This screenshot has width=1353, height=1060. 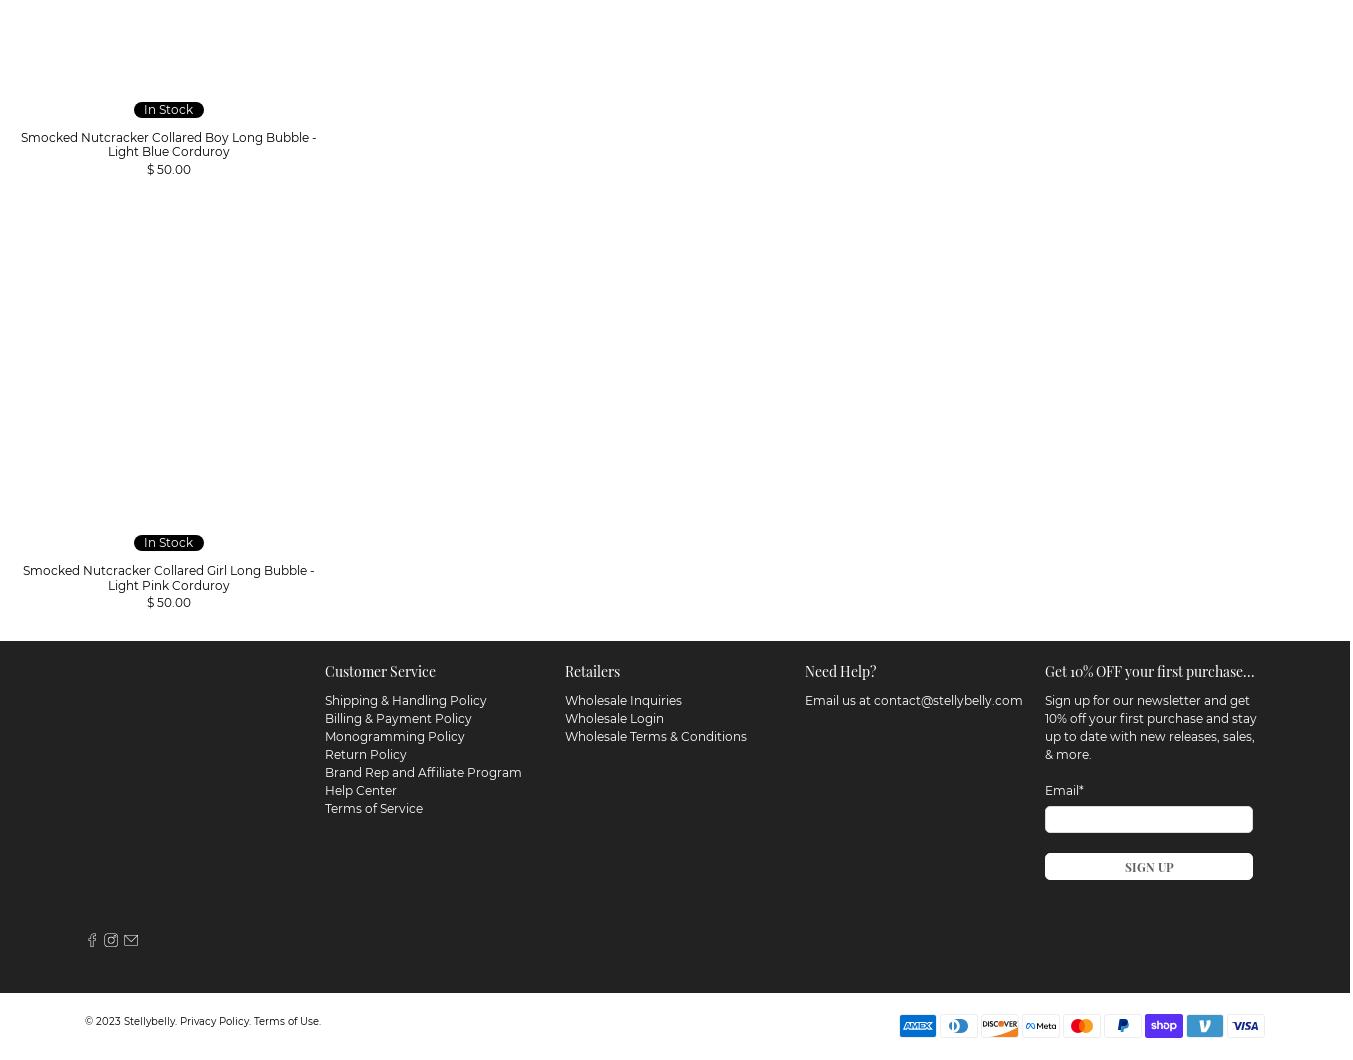 What do you see at coordinates (622, 696) in the screenshot?
I see `'Wholesale Inquiries'` at bounding box center [622, 696].